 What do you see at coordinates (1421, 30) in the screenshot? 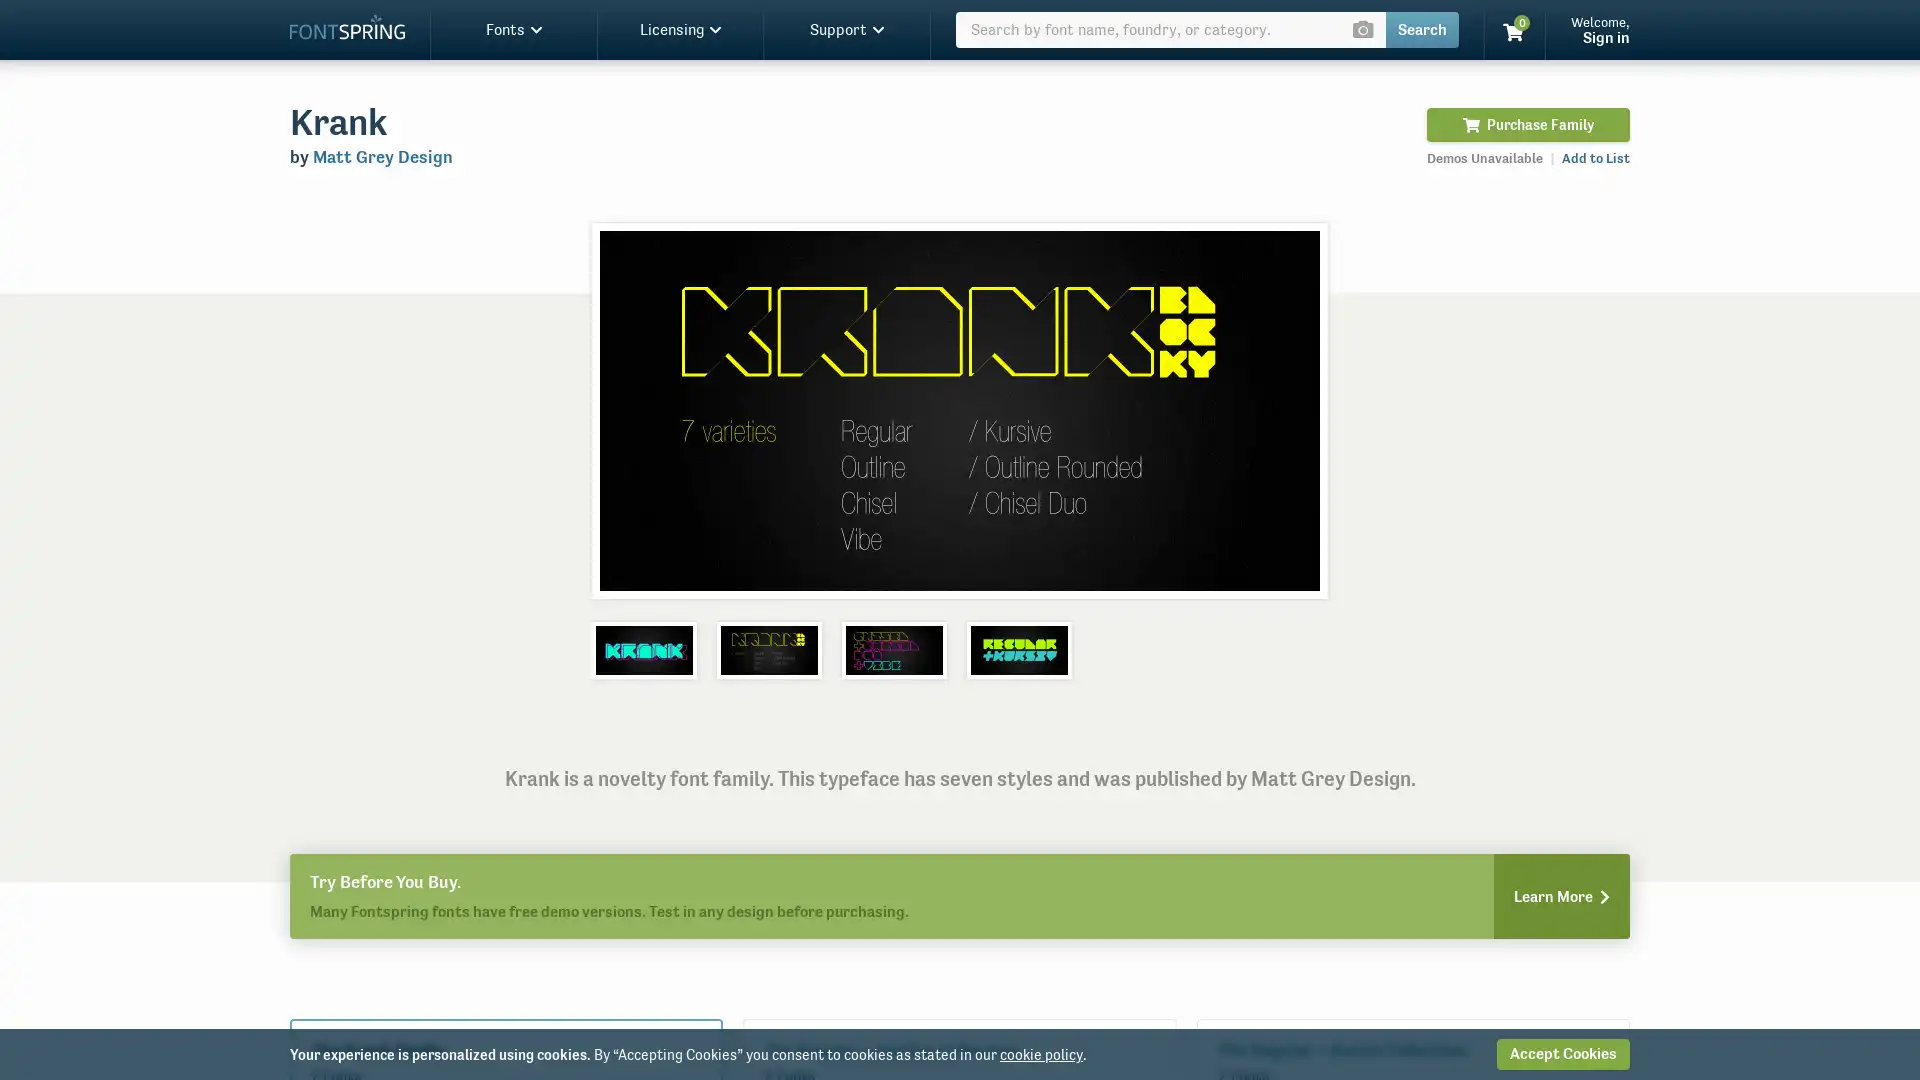
I see `Search` at bounding box center [1421, 30].